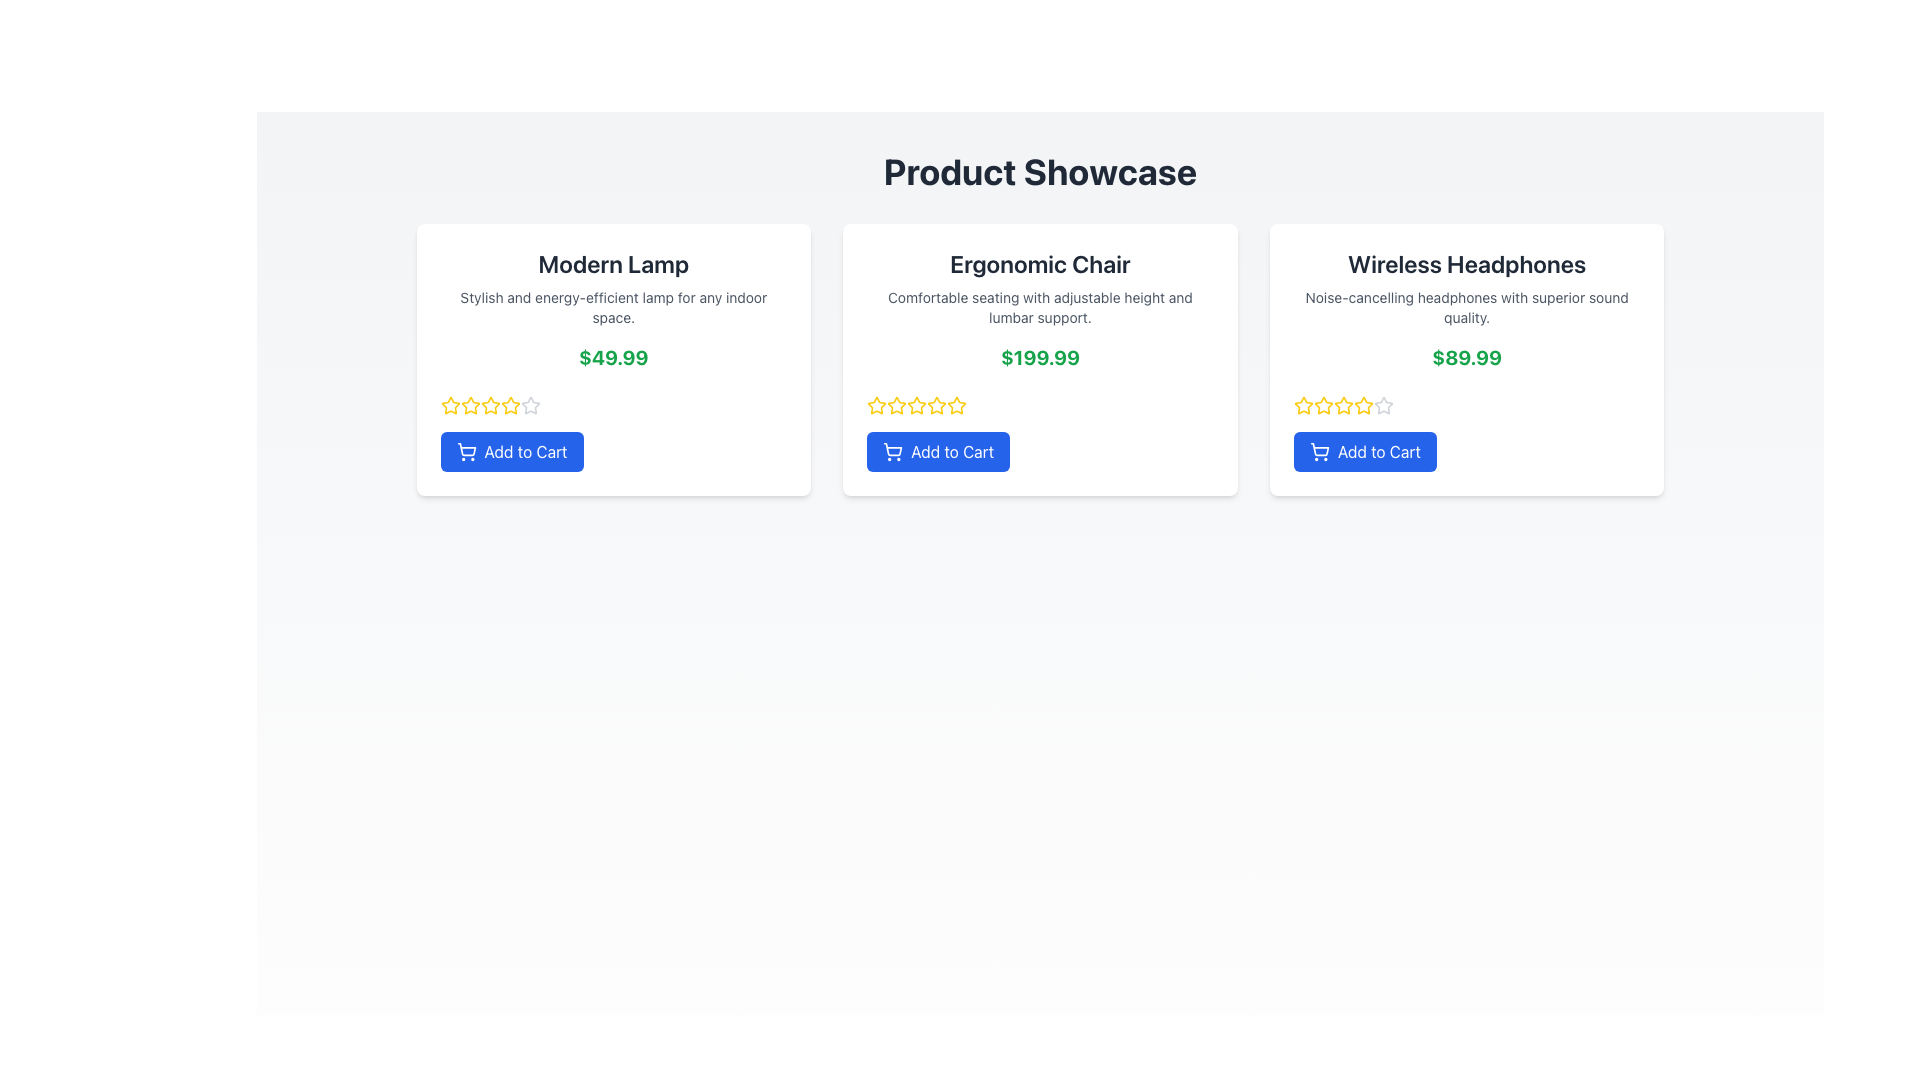  What do you see at coordinates (877, 405) in the screenshot?
I see `the first star icon in the 5-star rating system for the 'Ergonomic Chair' product, located below the title and price` at bounding box center [877, 405].